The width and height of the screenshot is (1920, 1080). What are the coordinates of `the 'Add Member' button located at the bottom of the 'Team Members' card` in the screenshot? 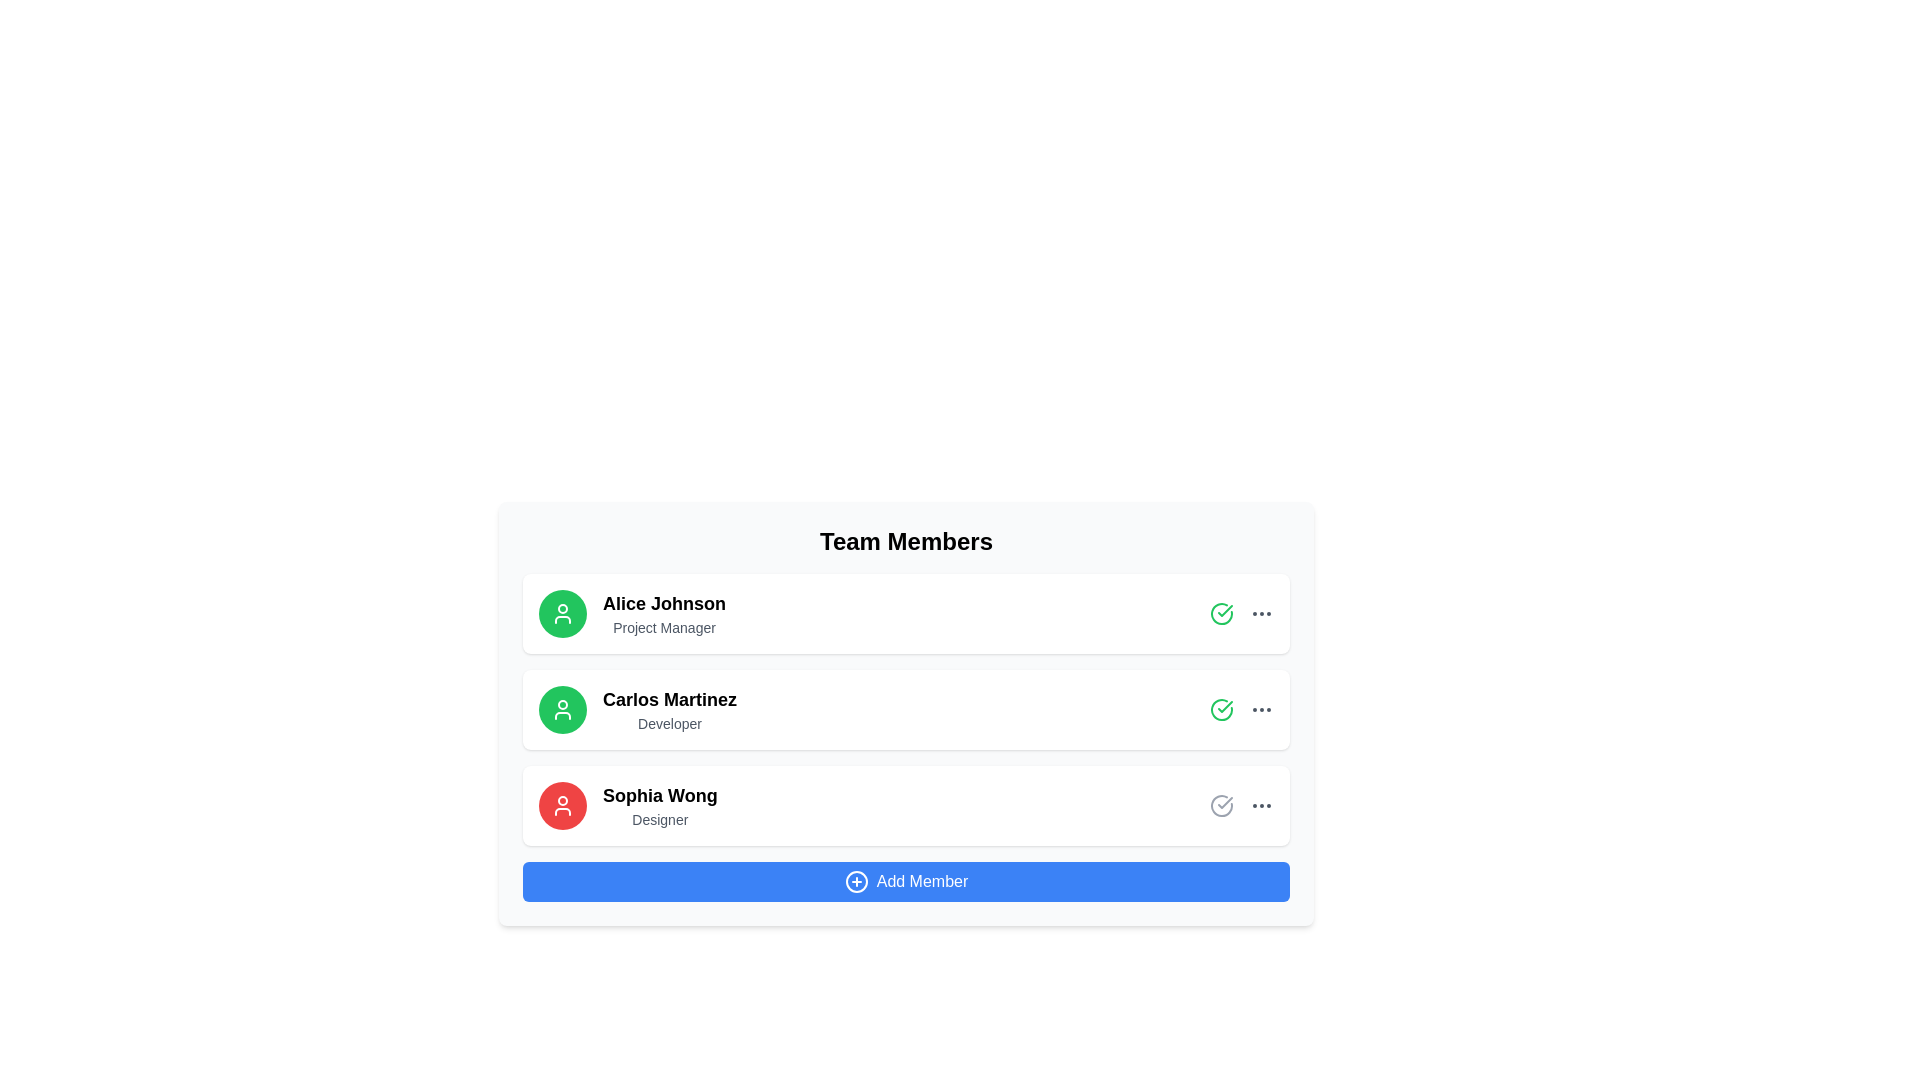 It's located at (905, 881).